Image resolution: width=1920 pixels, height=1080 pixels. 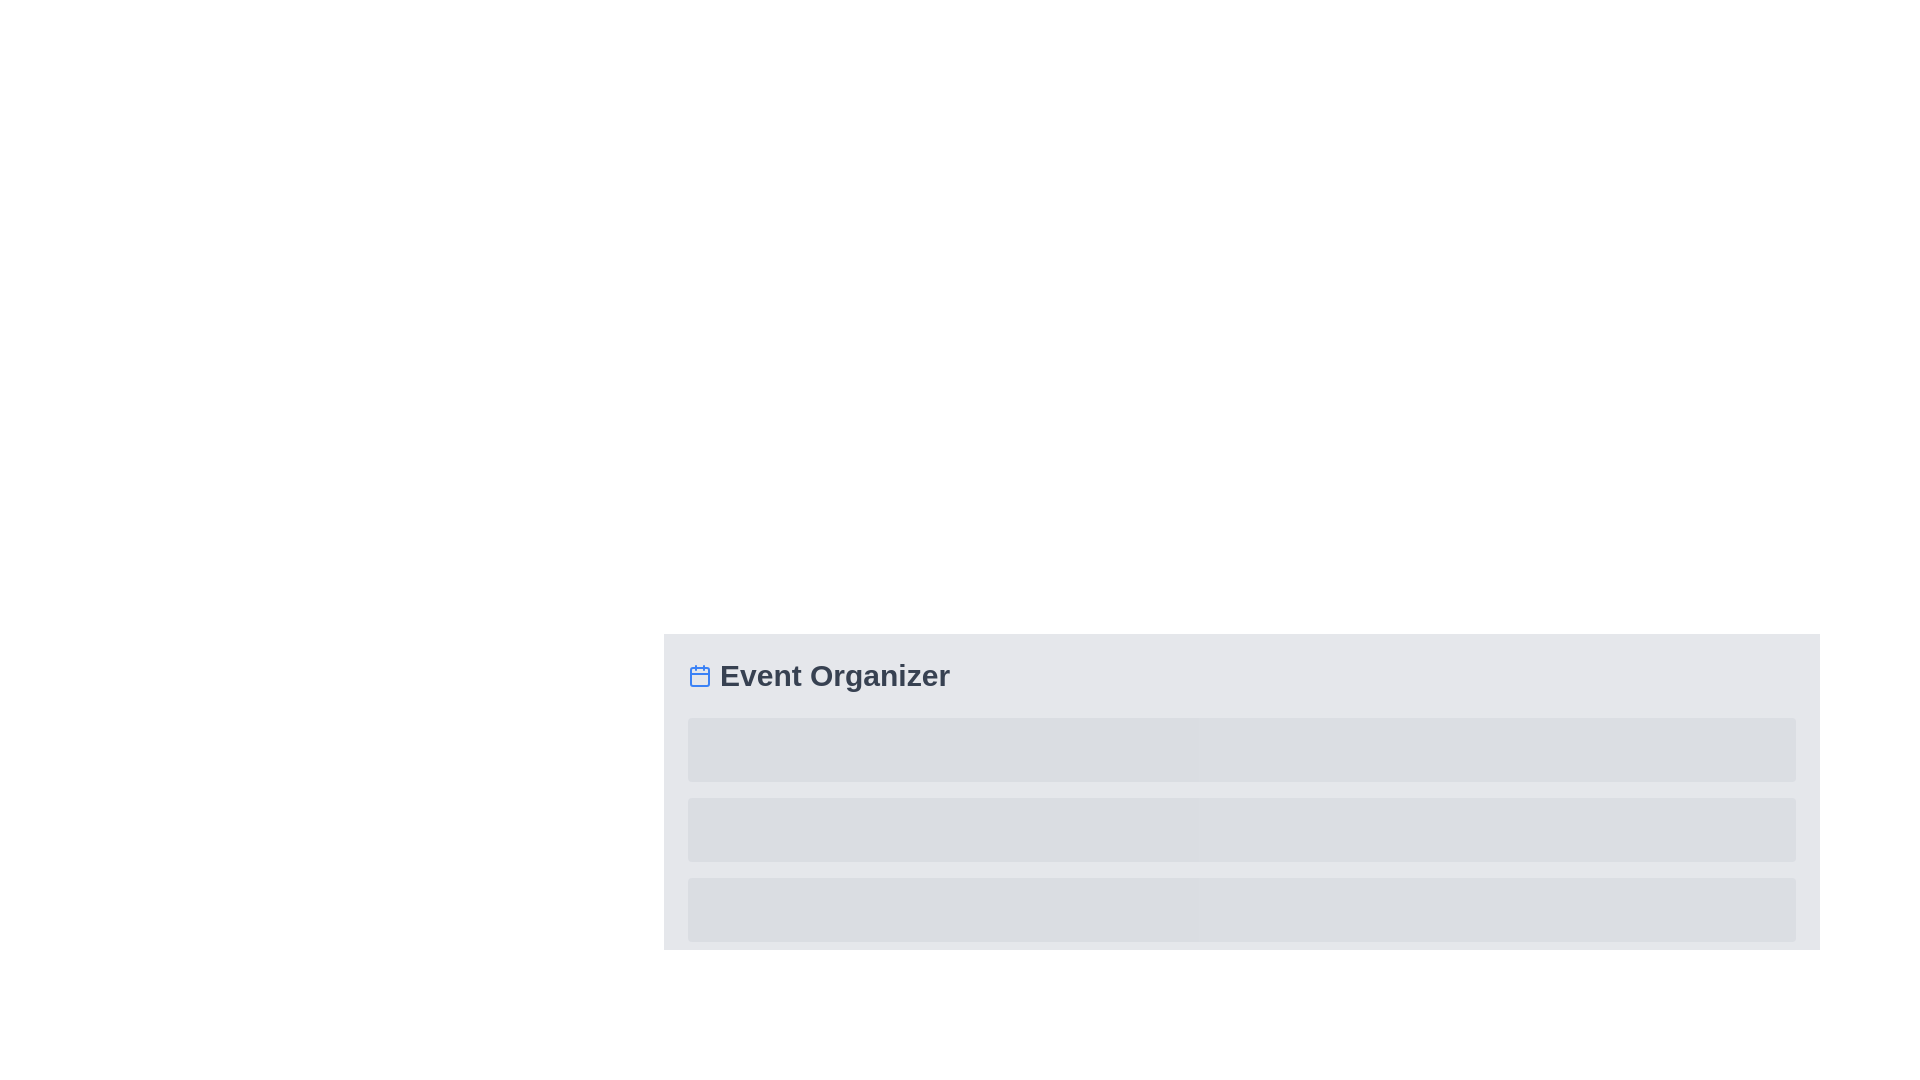 I want to click on the calendar icon located to the left of the 'Event Organizer' text, which serves as a visual cue for scheduling features, so click(x=700, y=675).